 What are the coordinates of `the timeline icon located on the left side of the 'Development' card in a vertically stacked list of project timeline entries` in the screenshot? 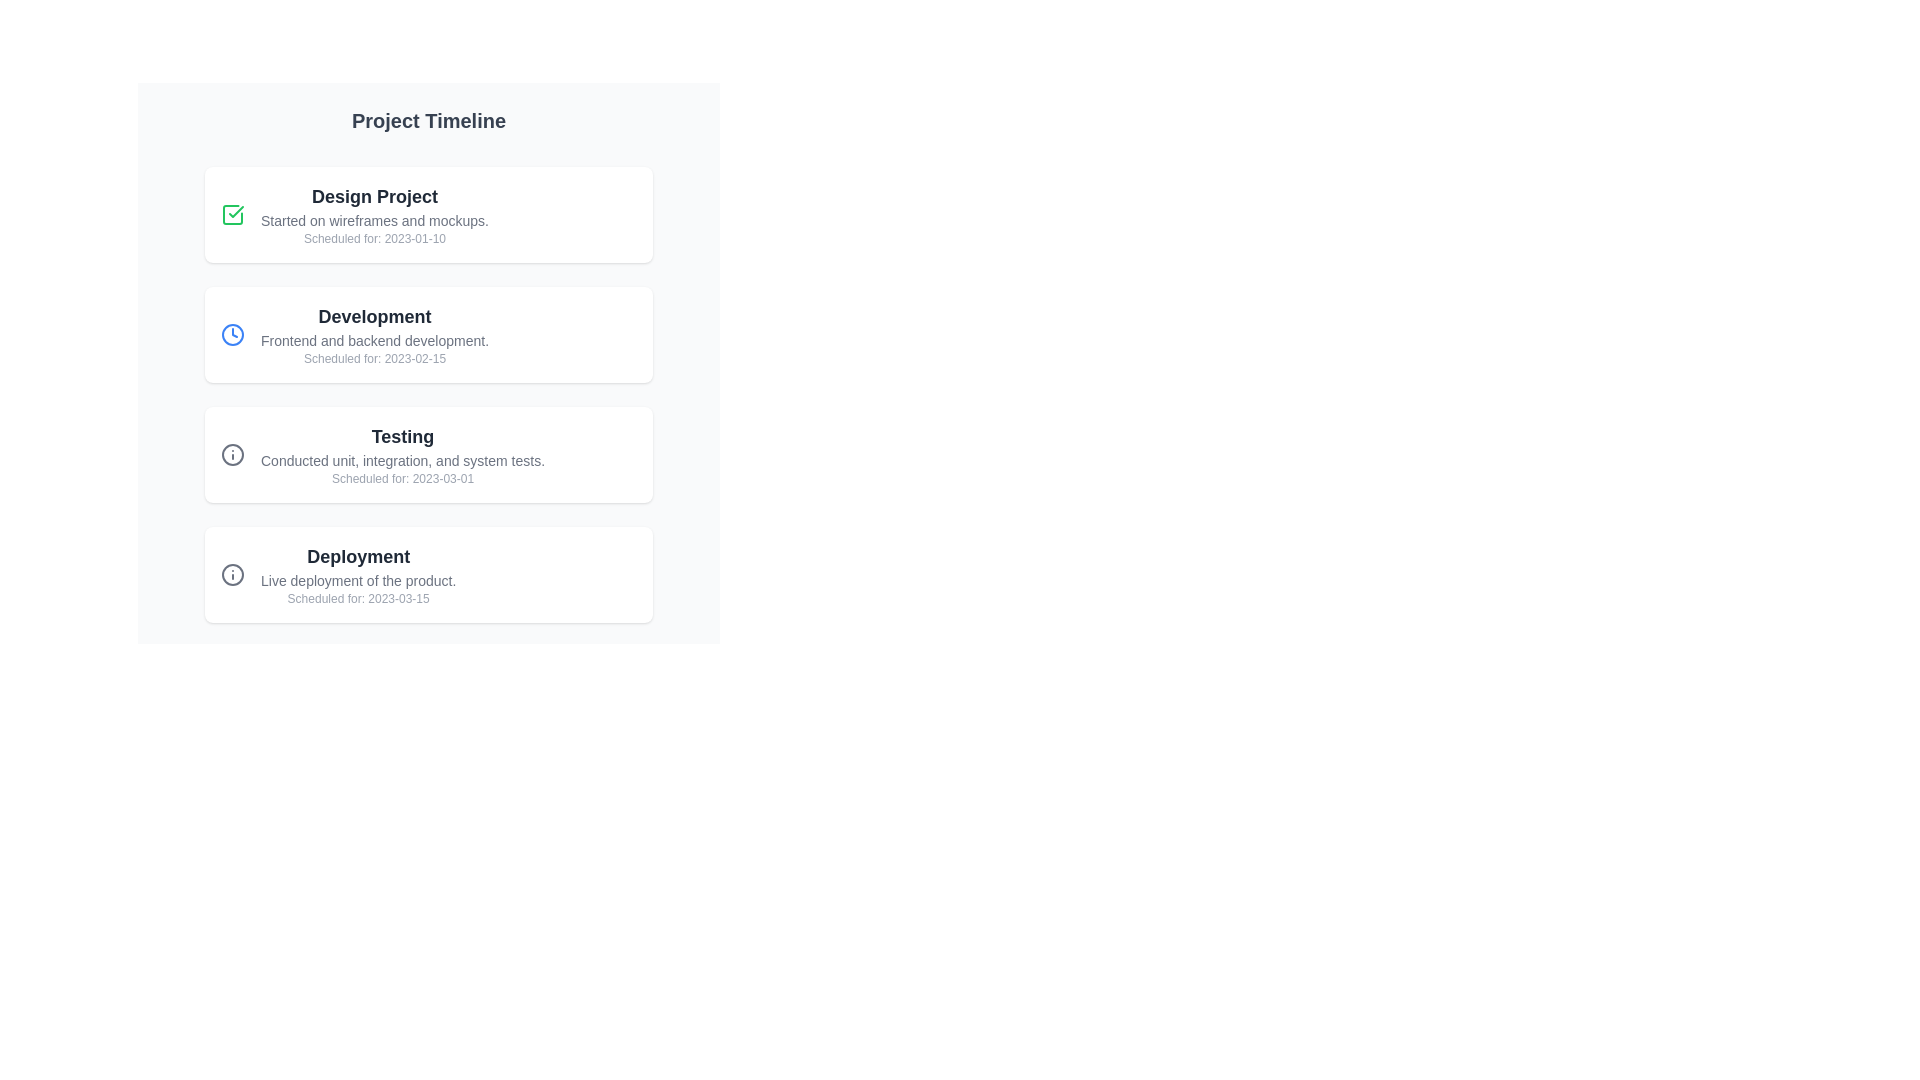 It's located at (233, 334).